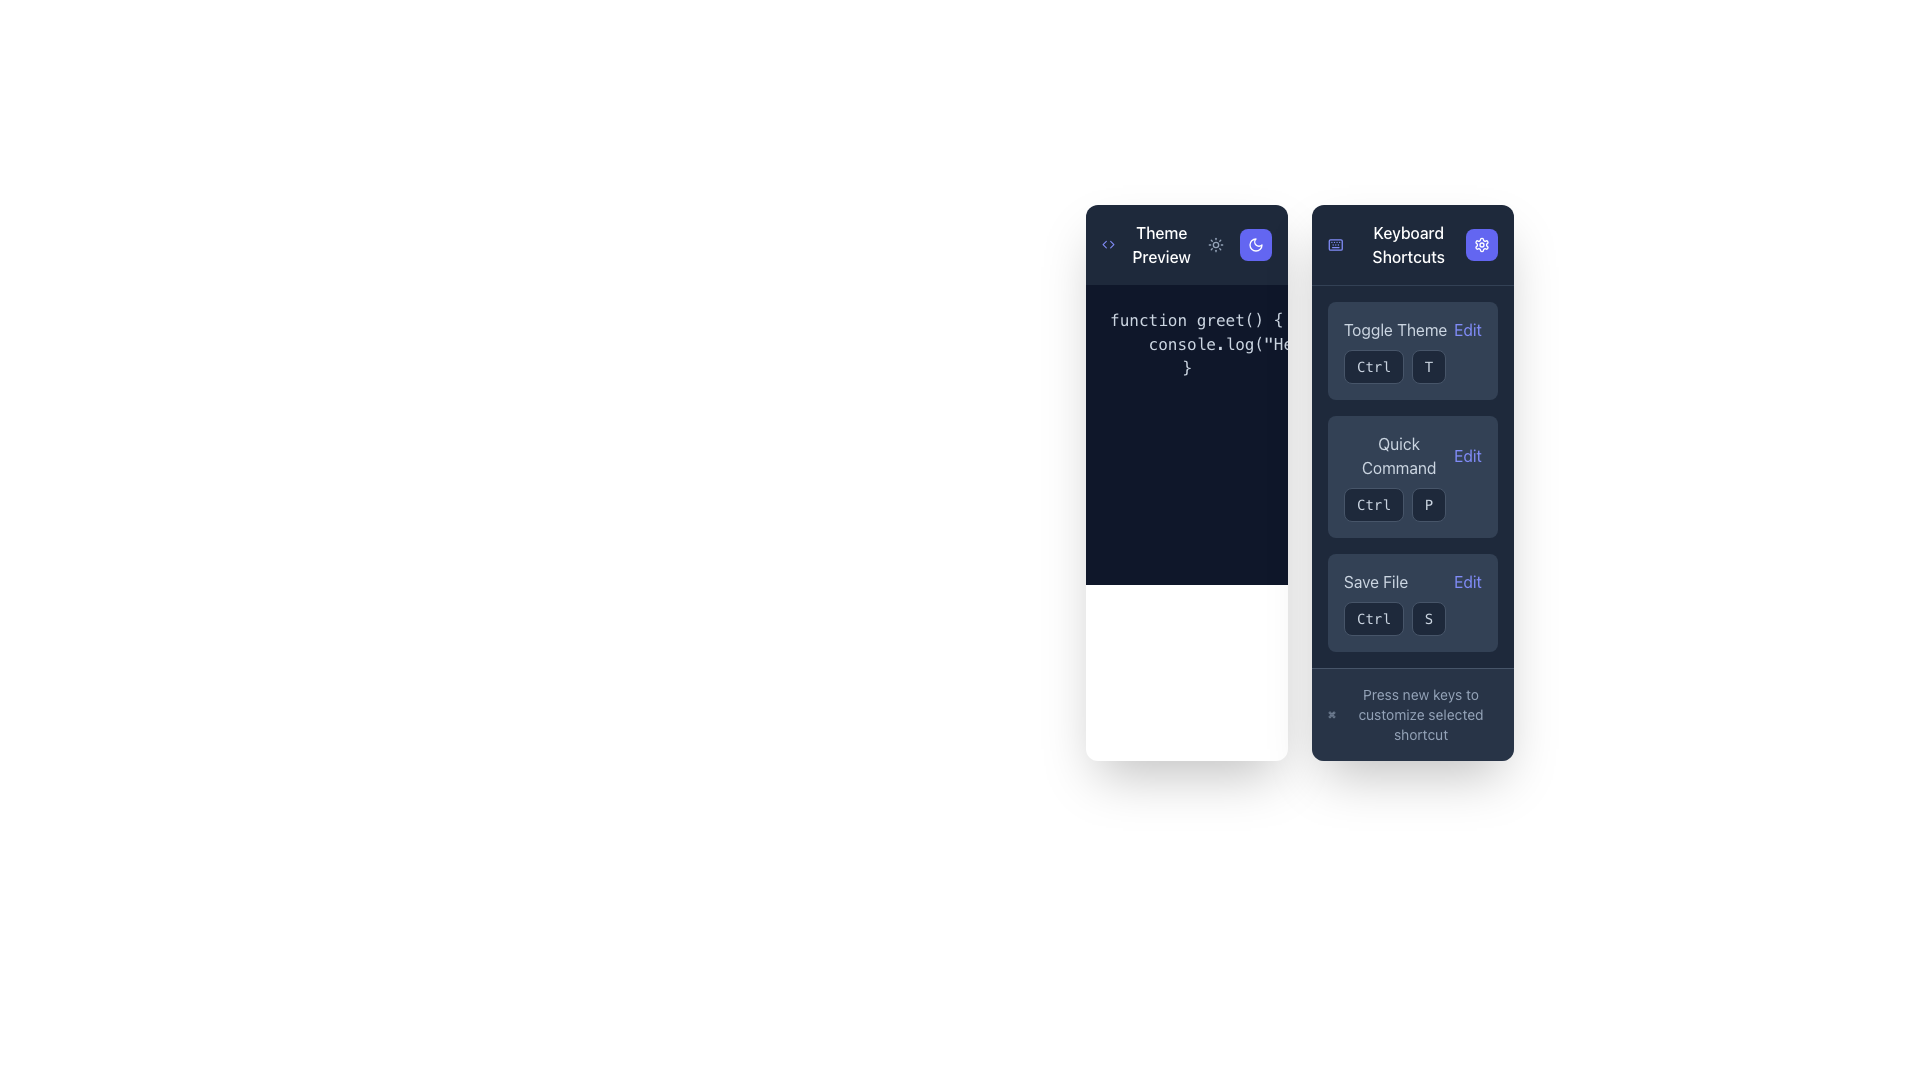 The width and height of the screenshot is (1920, 1080). Describe the element at coordinates (1411, 329) in the screenshot. I see `the 'Edit' hyperlink in the keyboard shortcut settings located at the top of the list in the settings panel on the right-hand side of the interface to modify the setting` at that location.